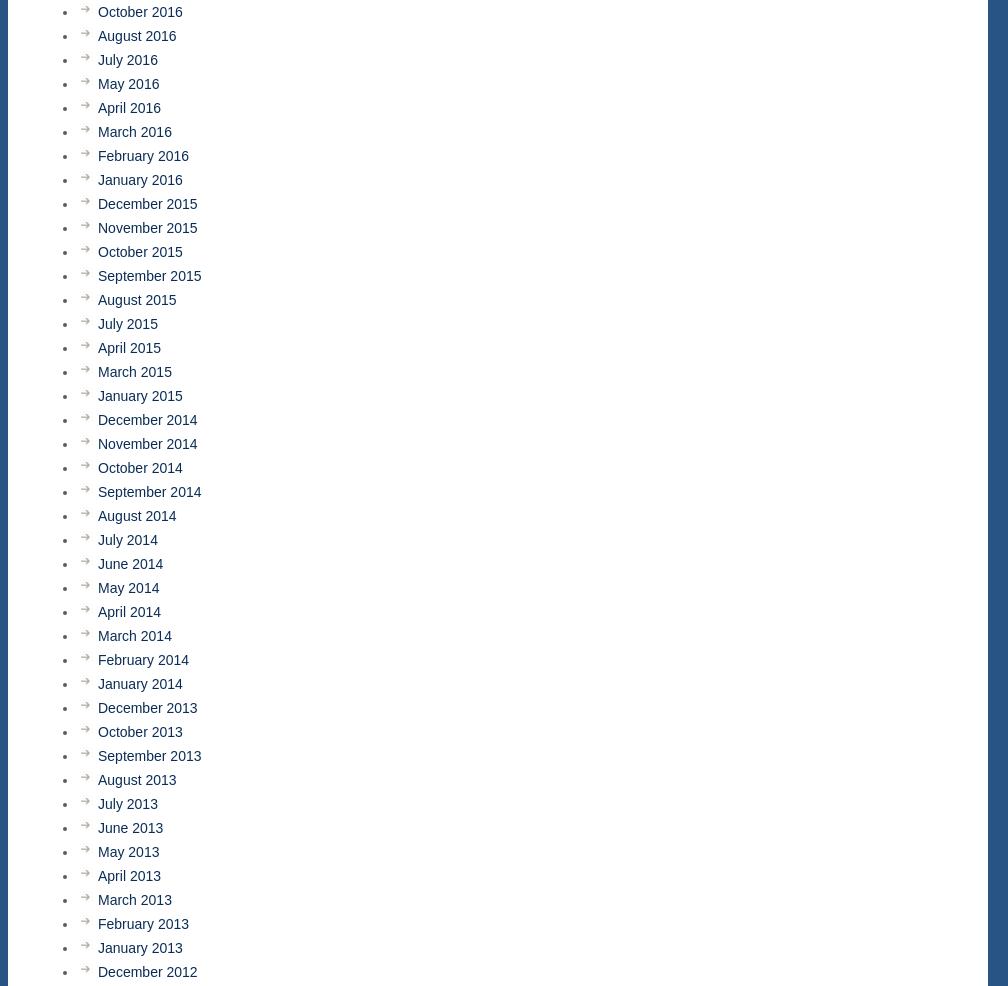  I want to click on 'May 2016', so click(128, 84).